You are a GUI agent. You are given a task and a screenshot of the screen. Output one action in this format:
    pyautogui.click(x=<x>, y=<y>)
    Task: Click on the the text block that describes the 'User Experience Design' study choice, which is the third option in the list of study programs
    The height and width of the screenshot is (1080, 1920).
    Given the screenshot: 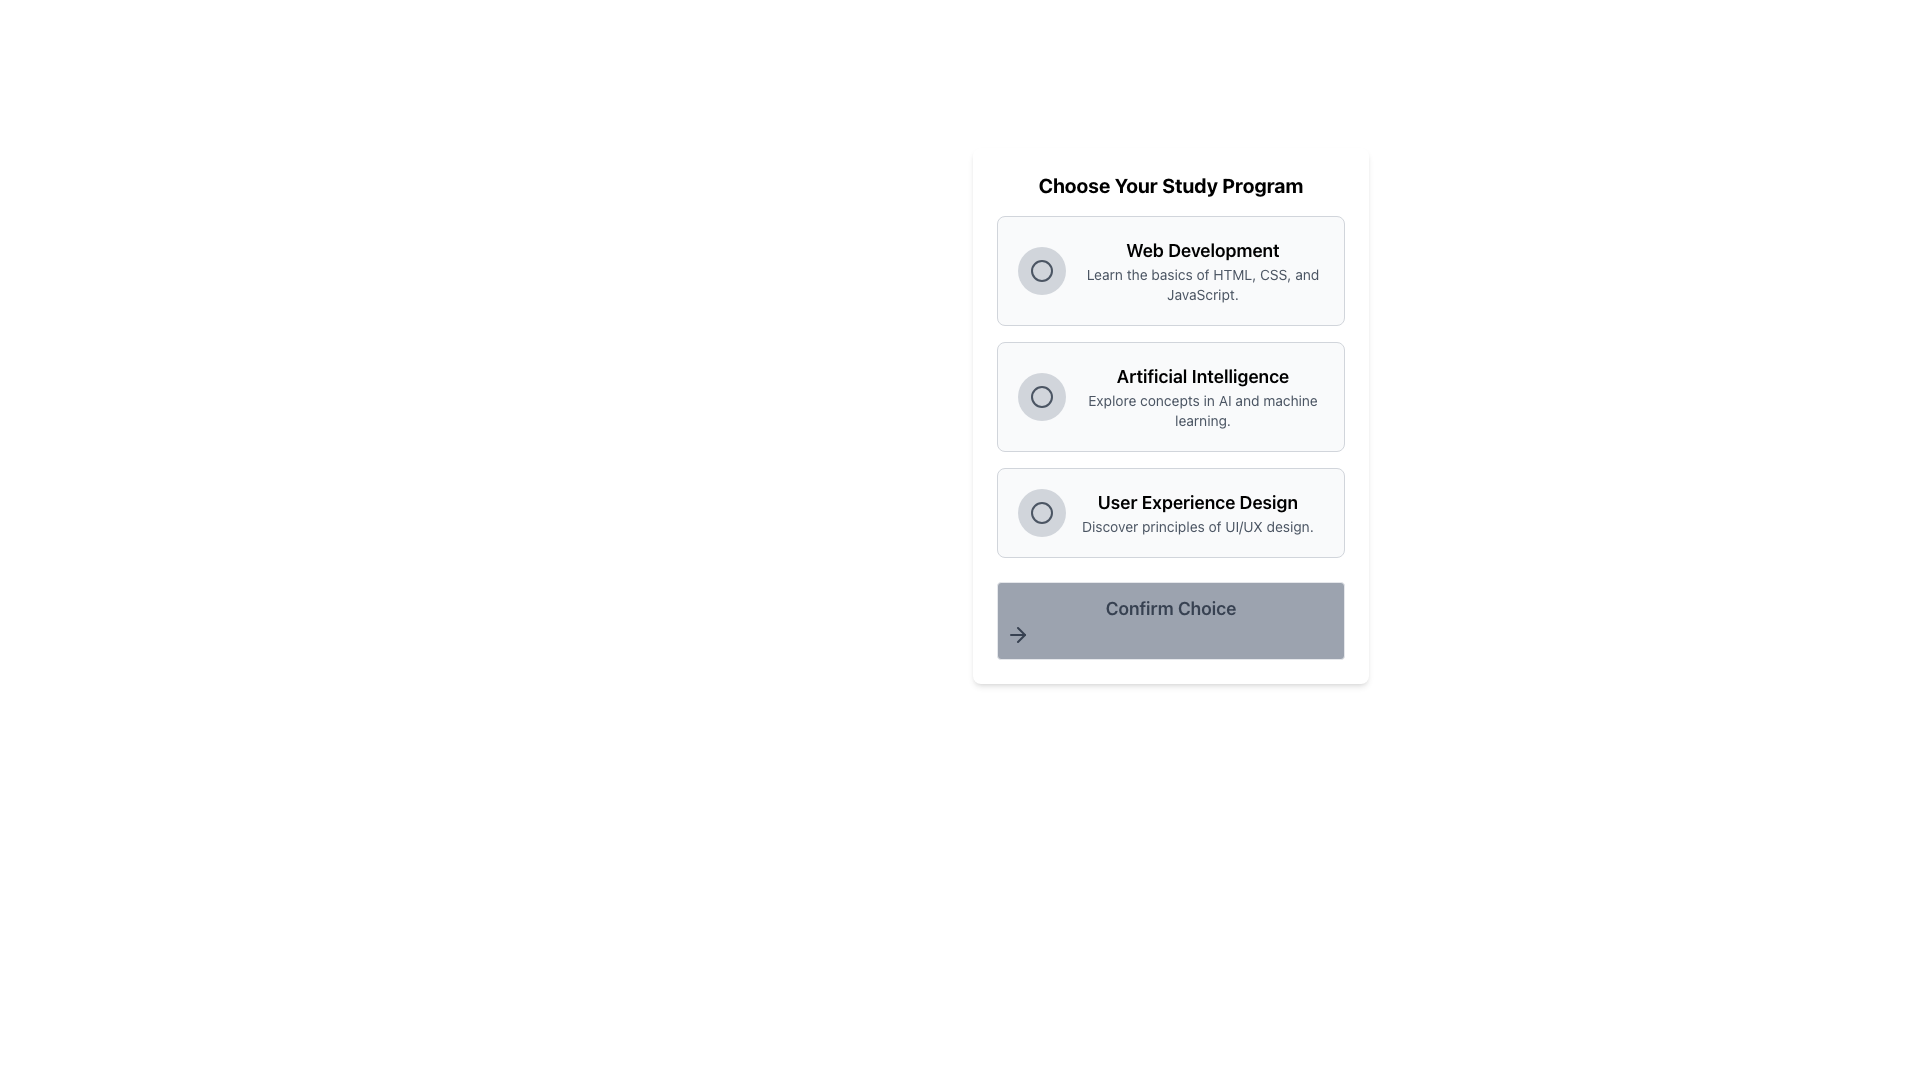 What is the action you would take?
    pyautogui.click(x=1197, y=512)
    